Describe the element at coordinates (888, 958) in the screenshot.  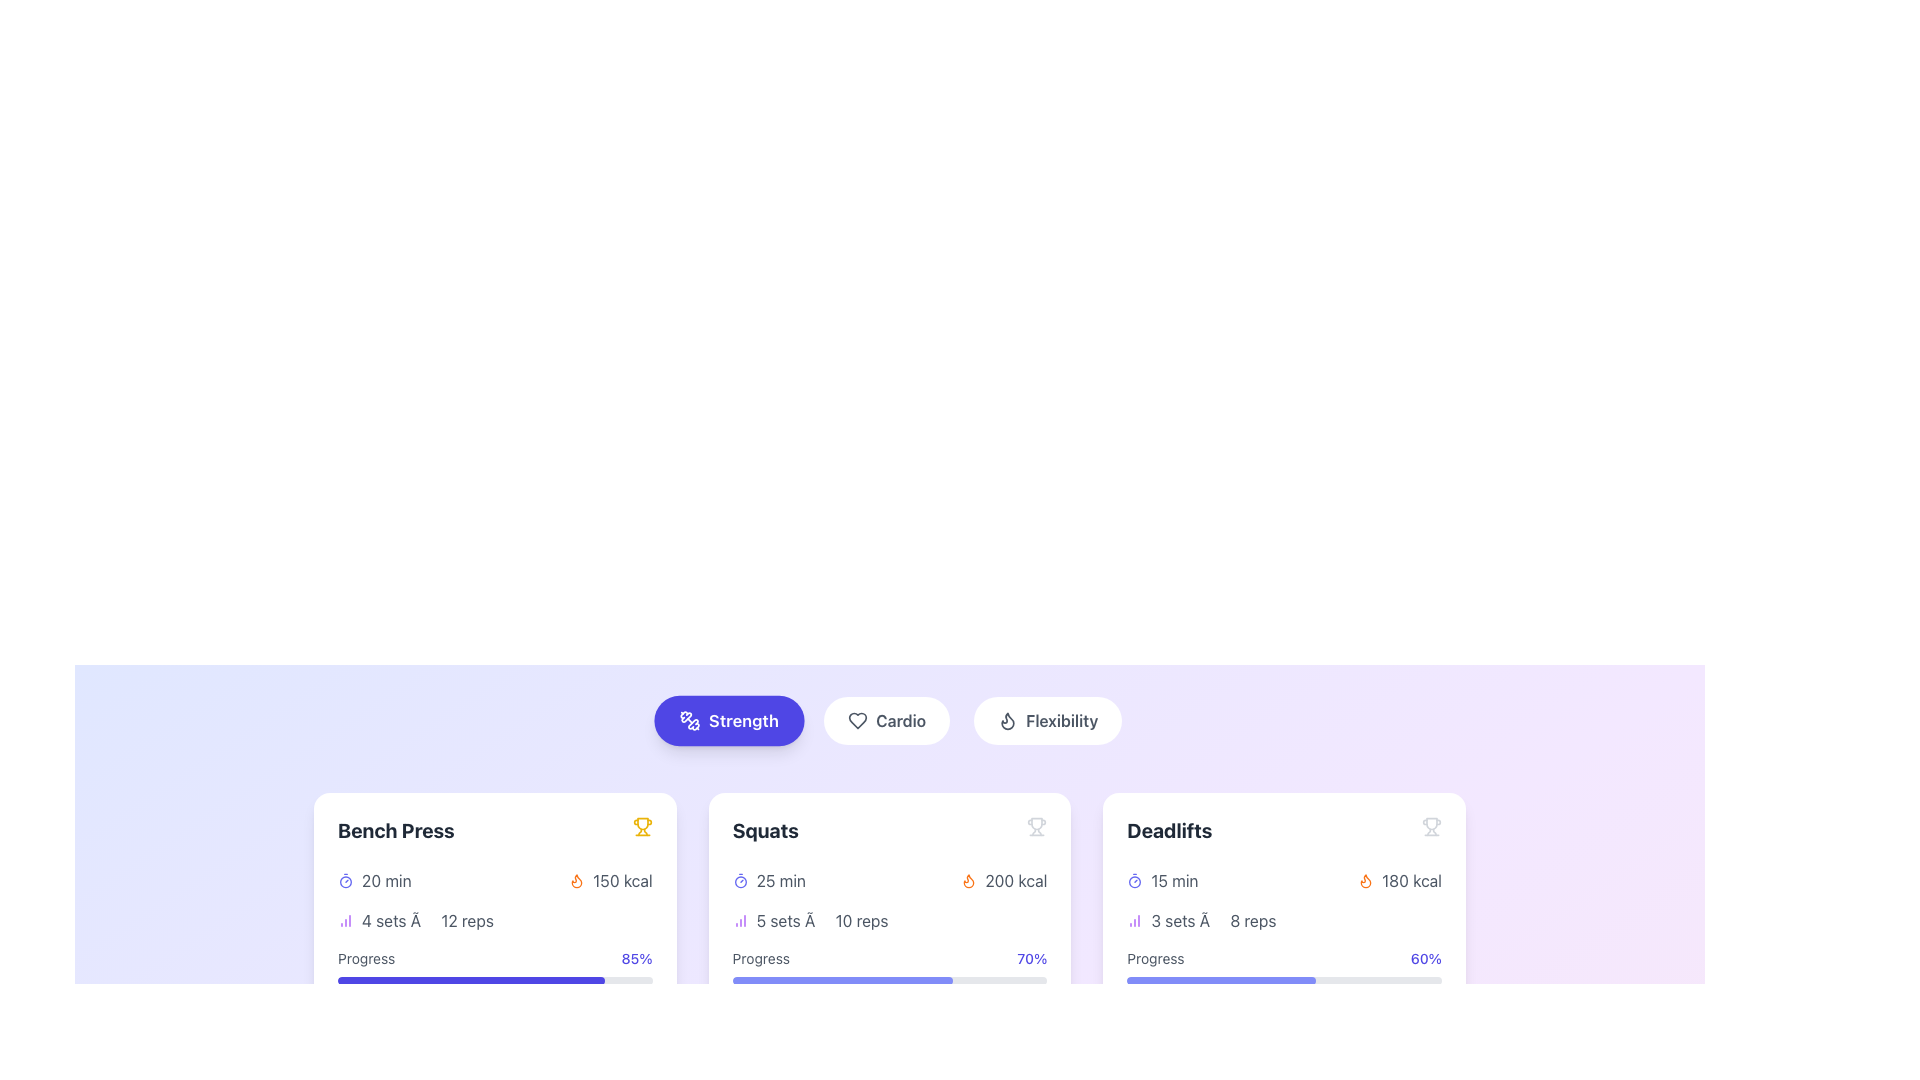
I see `the progress percentage indicator in the 'Squats' exercise card, which is located centrally at the lower part of the card, just above the progress bar` at that location.